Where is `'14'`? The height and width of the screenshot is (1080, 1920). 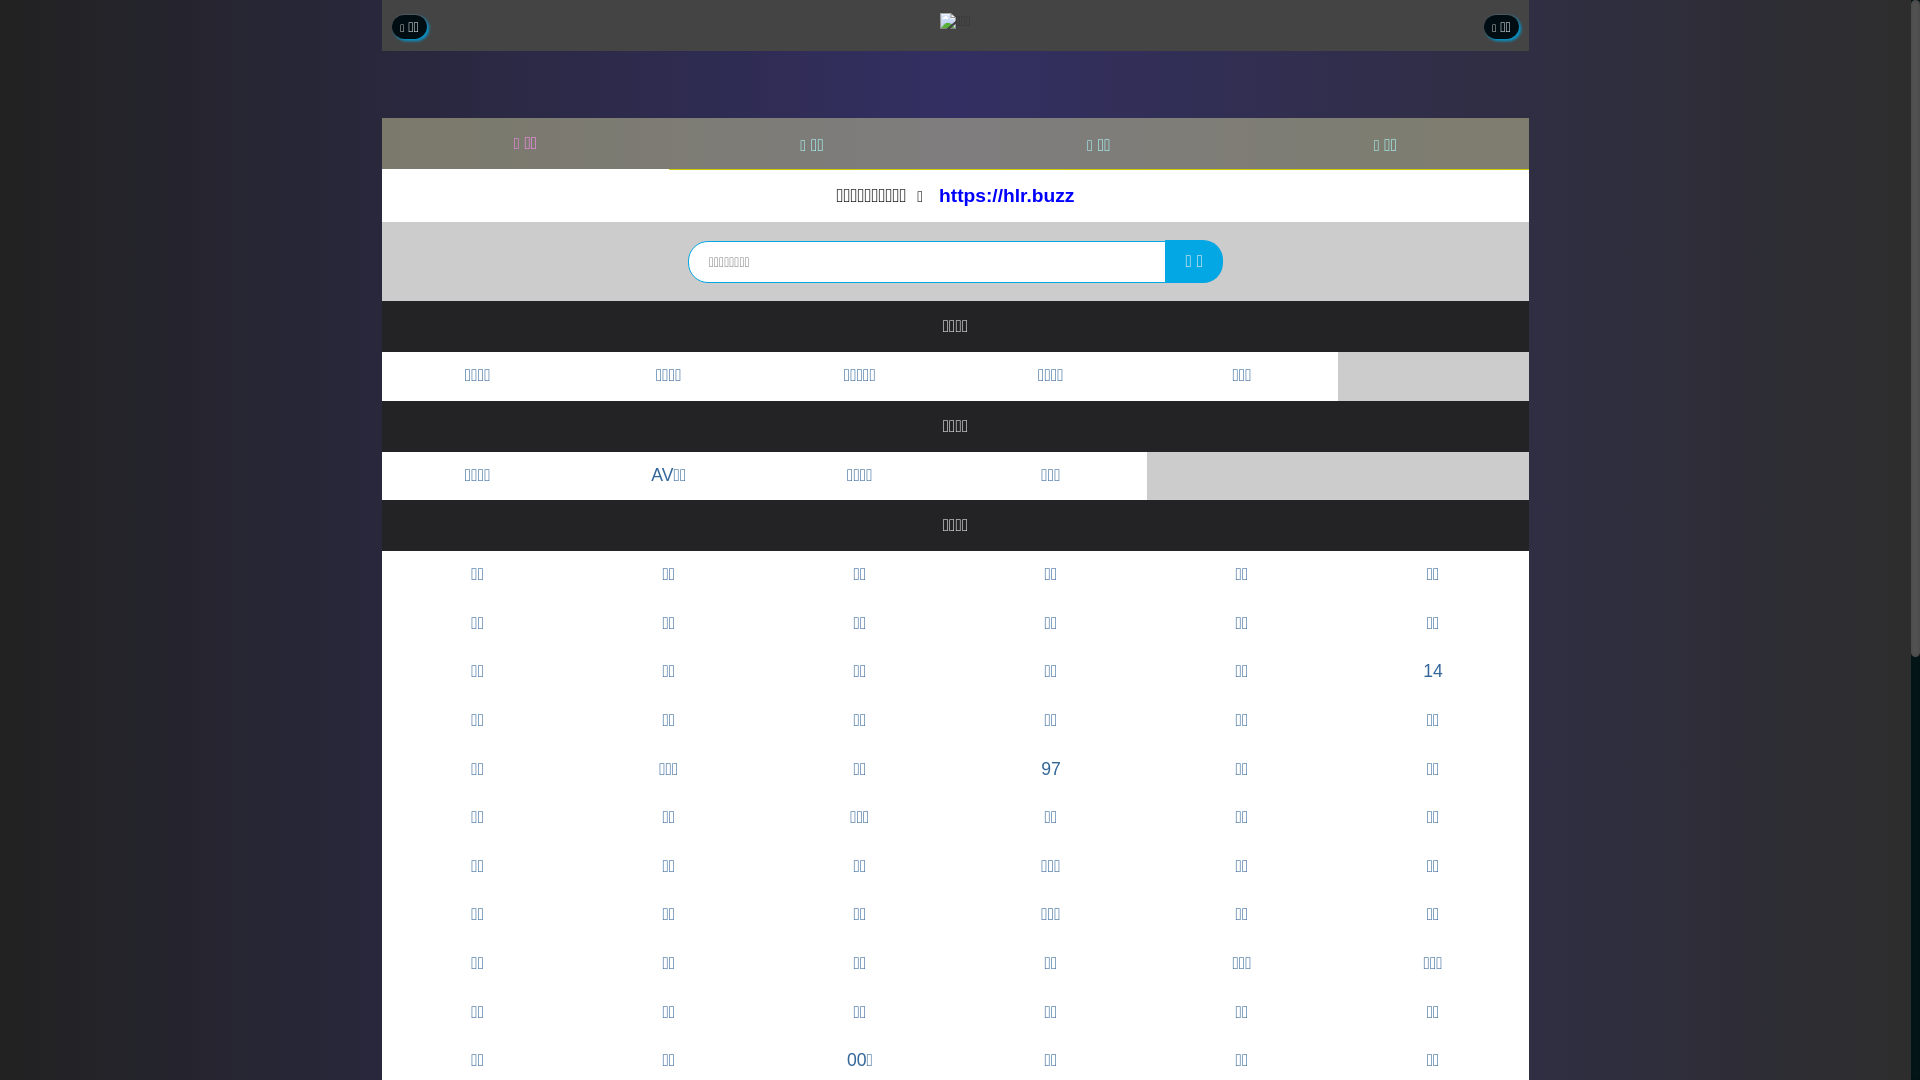 '14' is located at coordinates (1432, 672).